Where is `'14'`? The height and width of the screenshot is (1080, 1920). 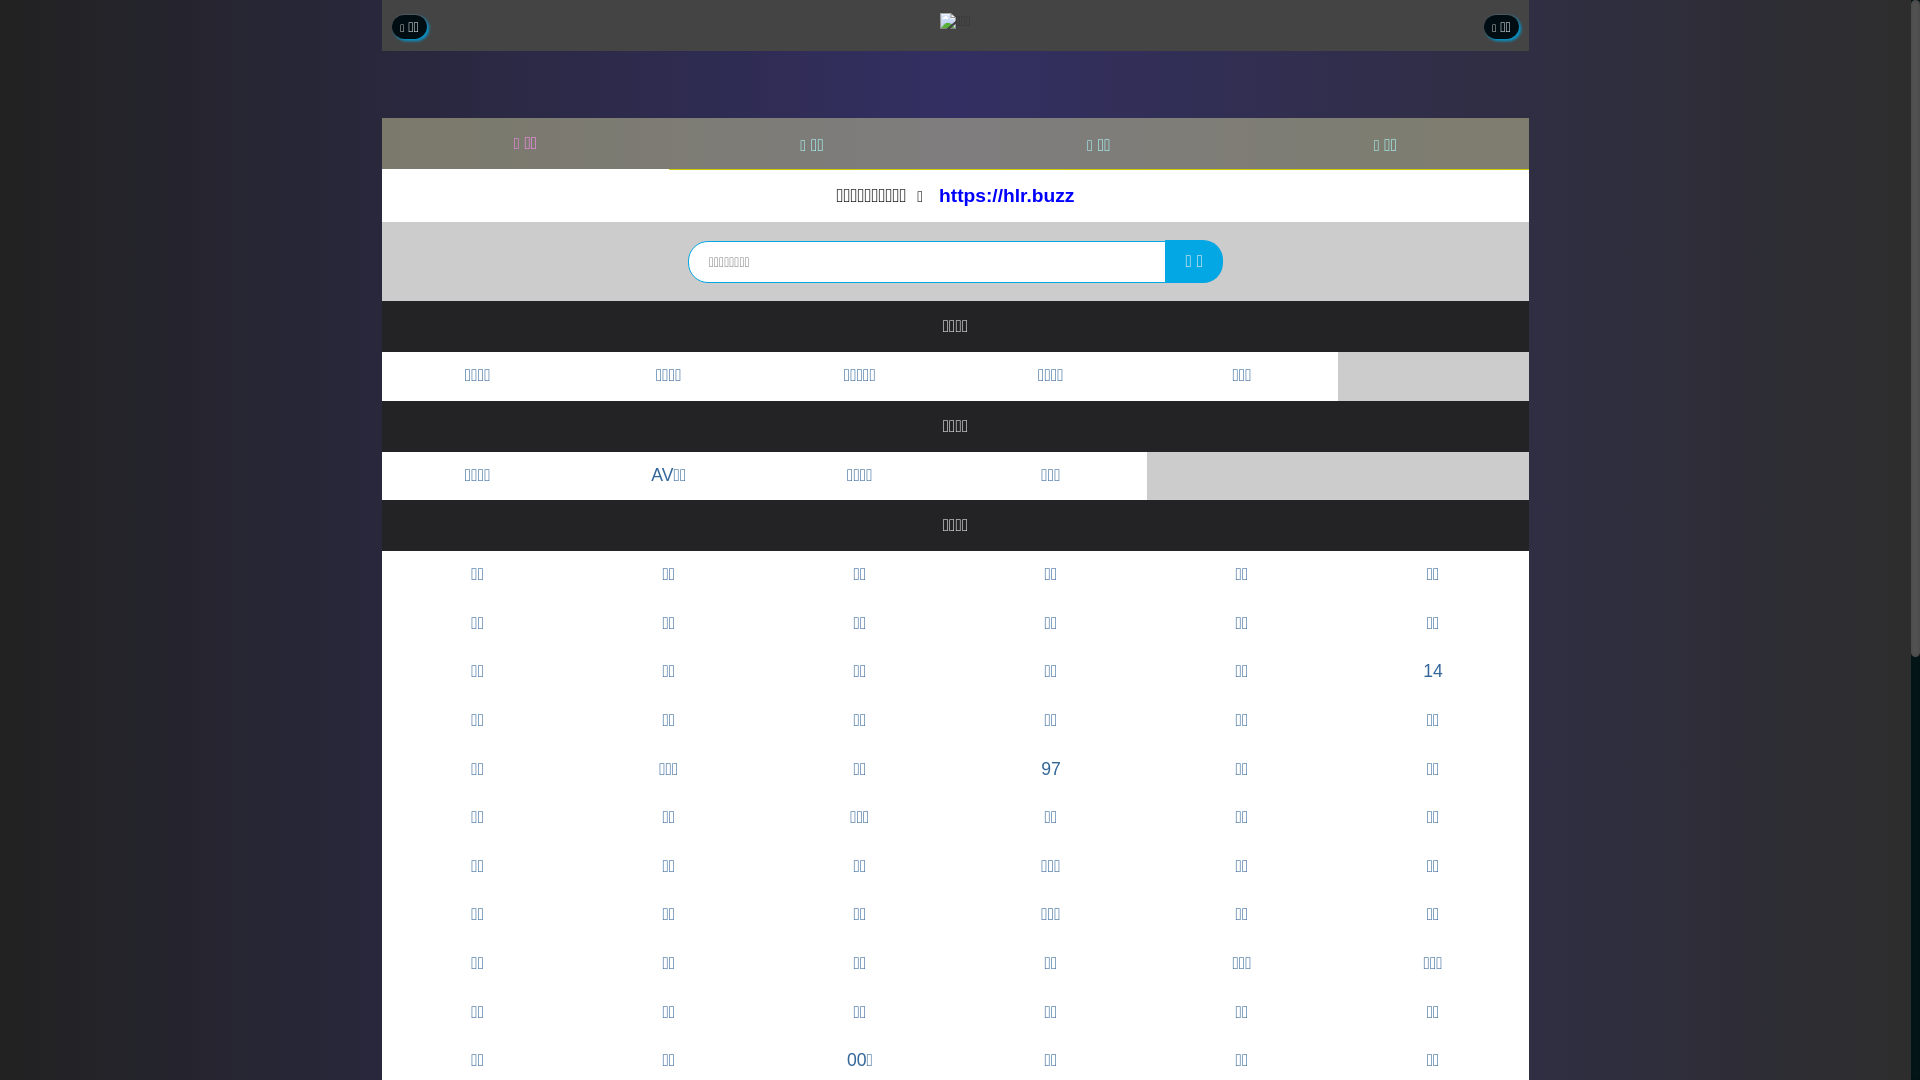 '14' is located at coordinates (1432, 672).